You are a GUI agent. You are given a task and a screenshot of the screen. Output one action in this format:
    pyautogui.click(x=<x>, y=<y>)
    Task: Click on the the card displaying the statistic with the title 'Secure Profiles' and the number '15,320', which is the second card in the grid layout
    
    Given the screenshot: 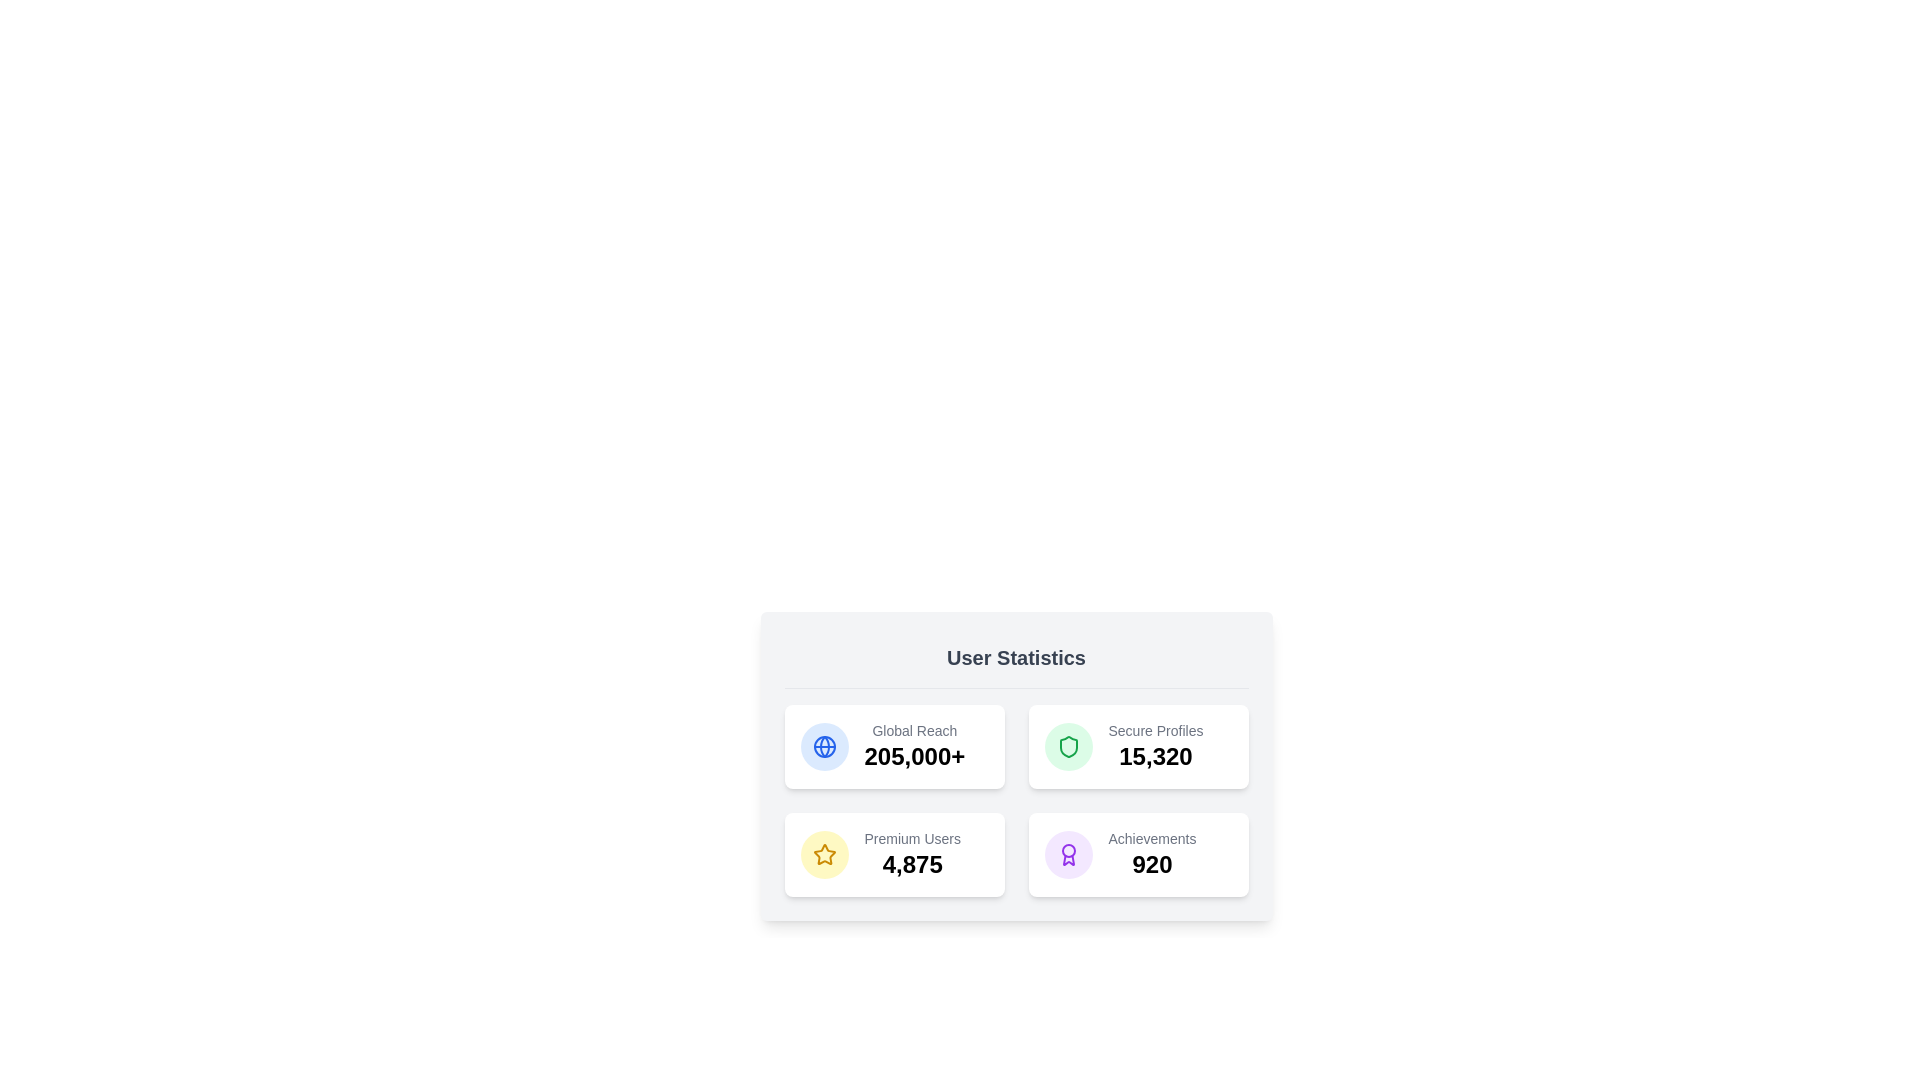 What is the action you would take?
    pyautogui.click(x=1138, y=747)
    